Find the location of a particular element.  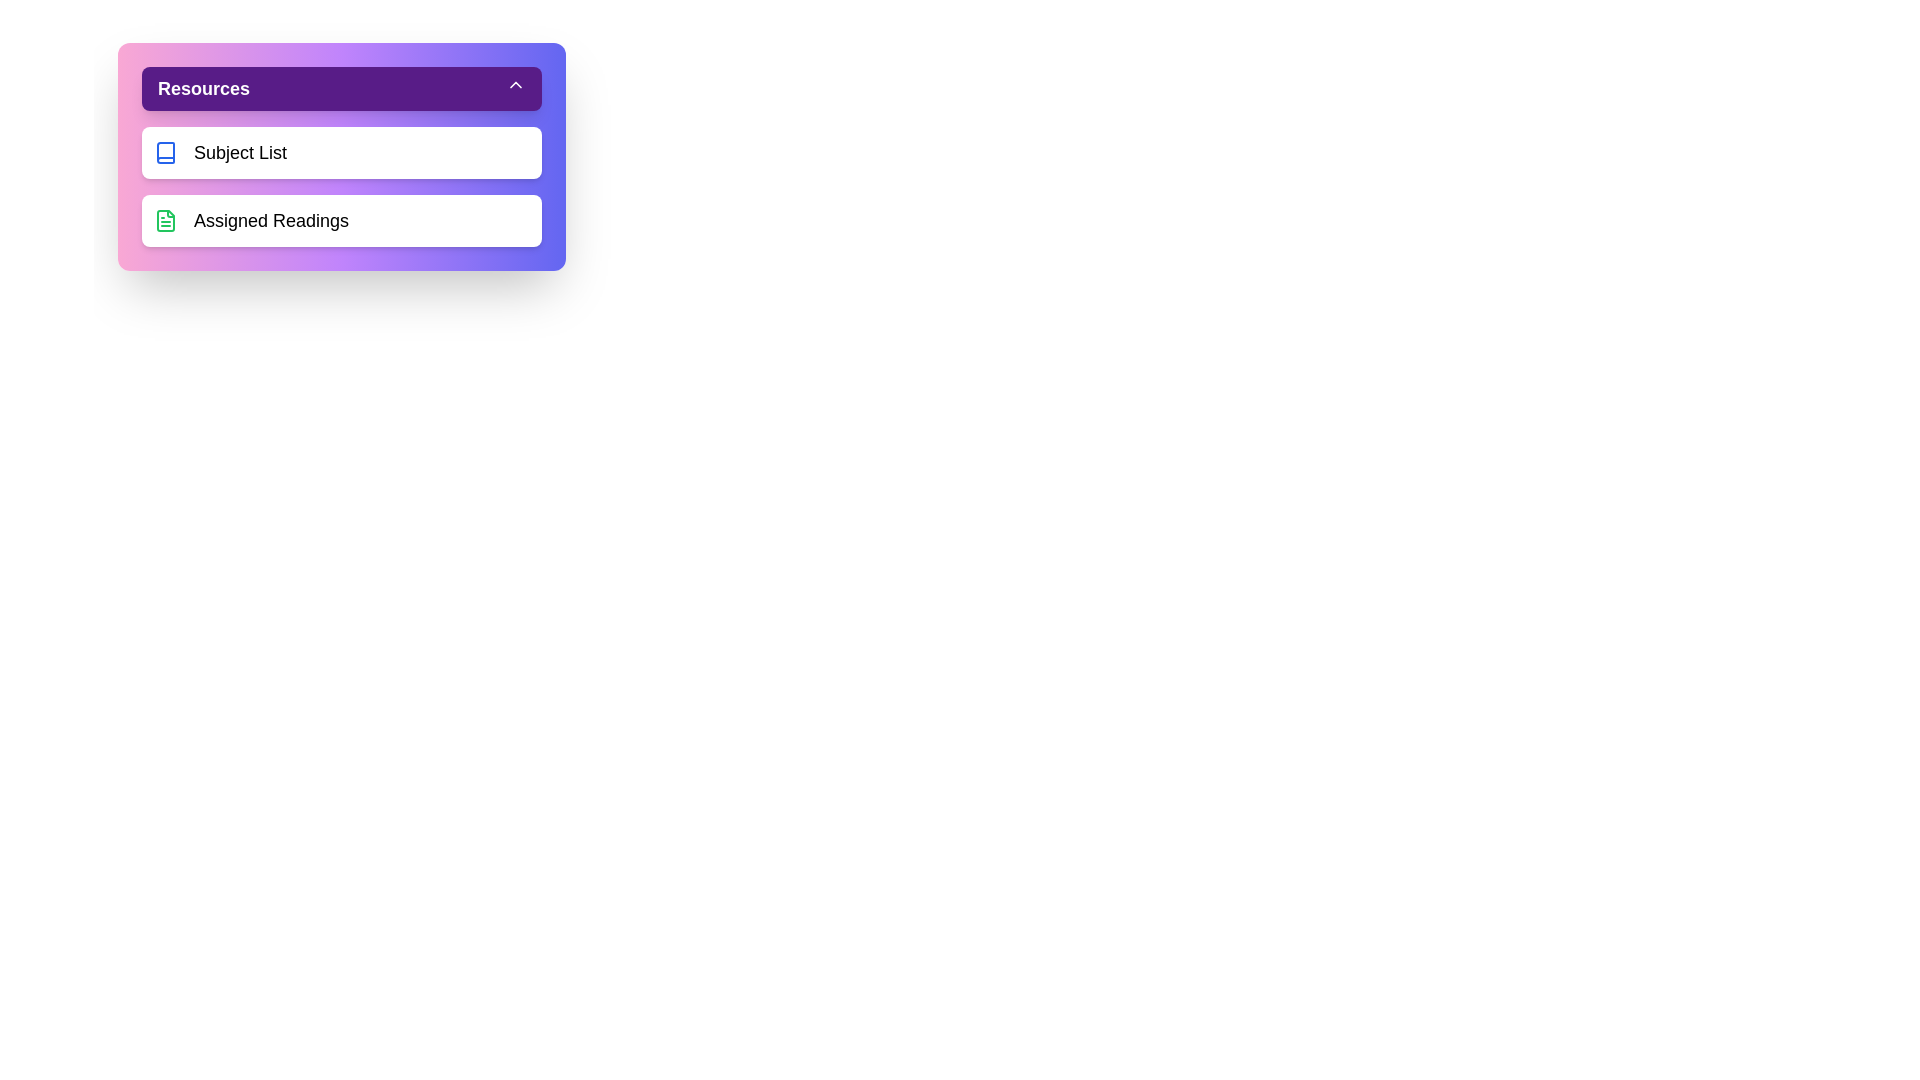

the upward-pointing chevron icon on the right-hand side of the purple background bar labeled 'Resources' is located at coordinates (515, 83).